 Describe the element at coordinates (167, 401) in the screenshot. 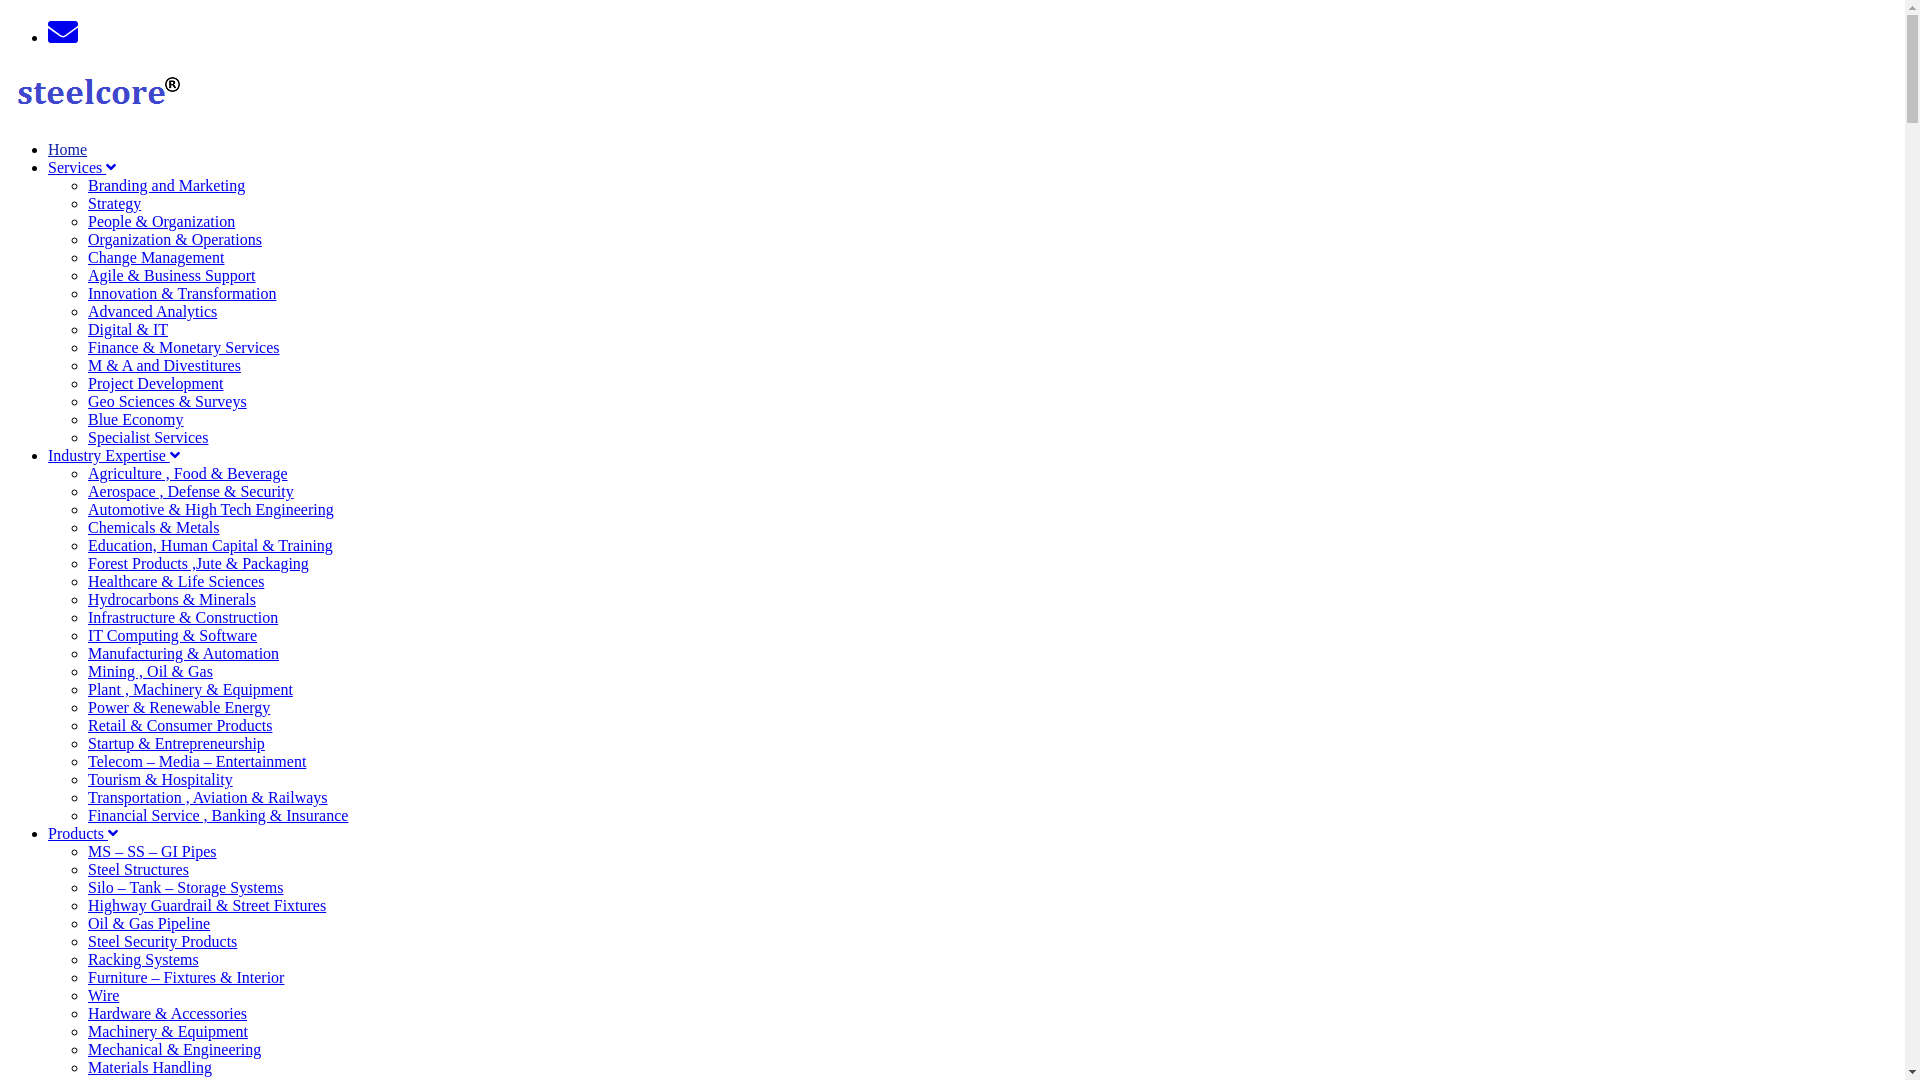

I see `'Geo Sciences & Surveys'` at that location.